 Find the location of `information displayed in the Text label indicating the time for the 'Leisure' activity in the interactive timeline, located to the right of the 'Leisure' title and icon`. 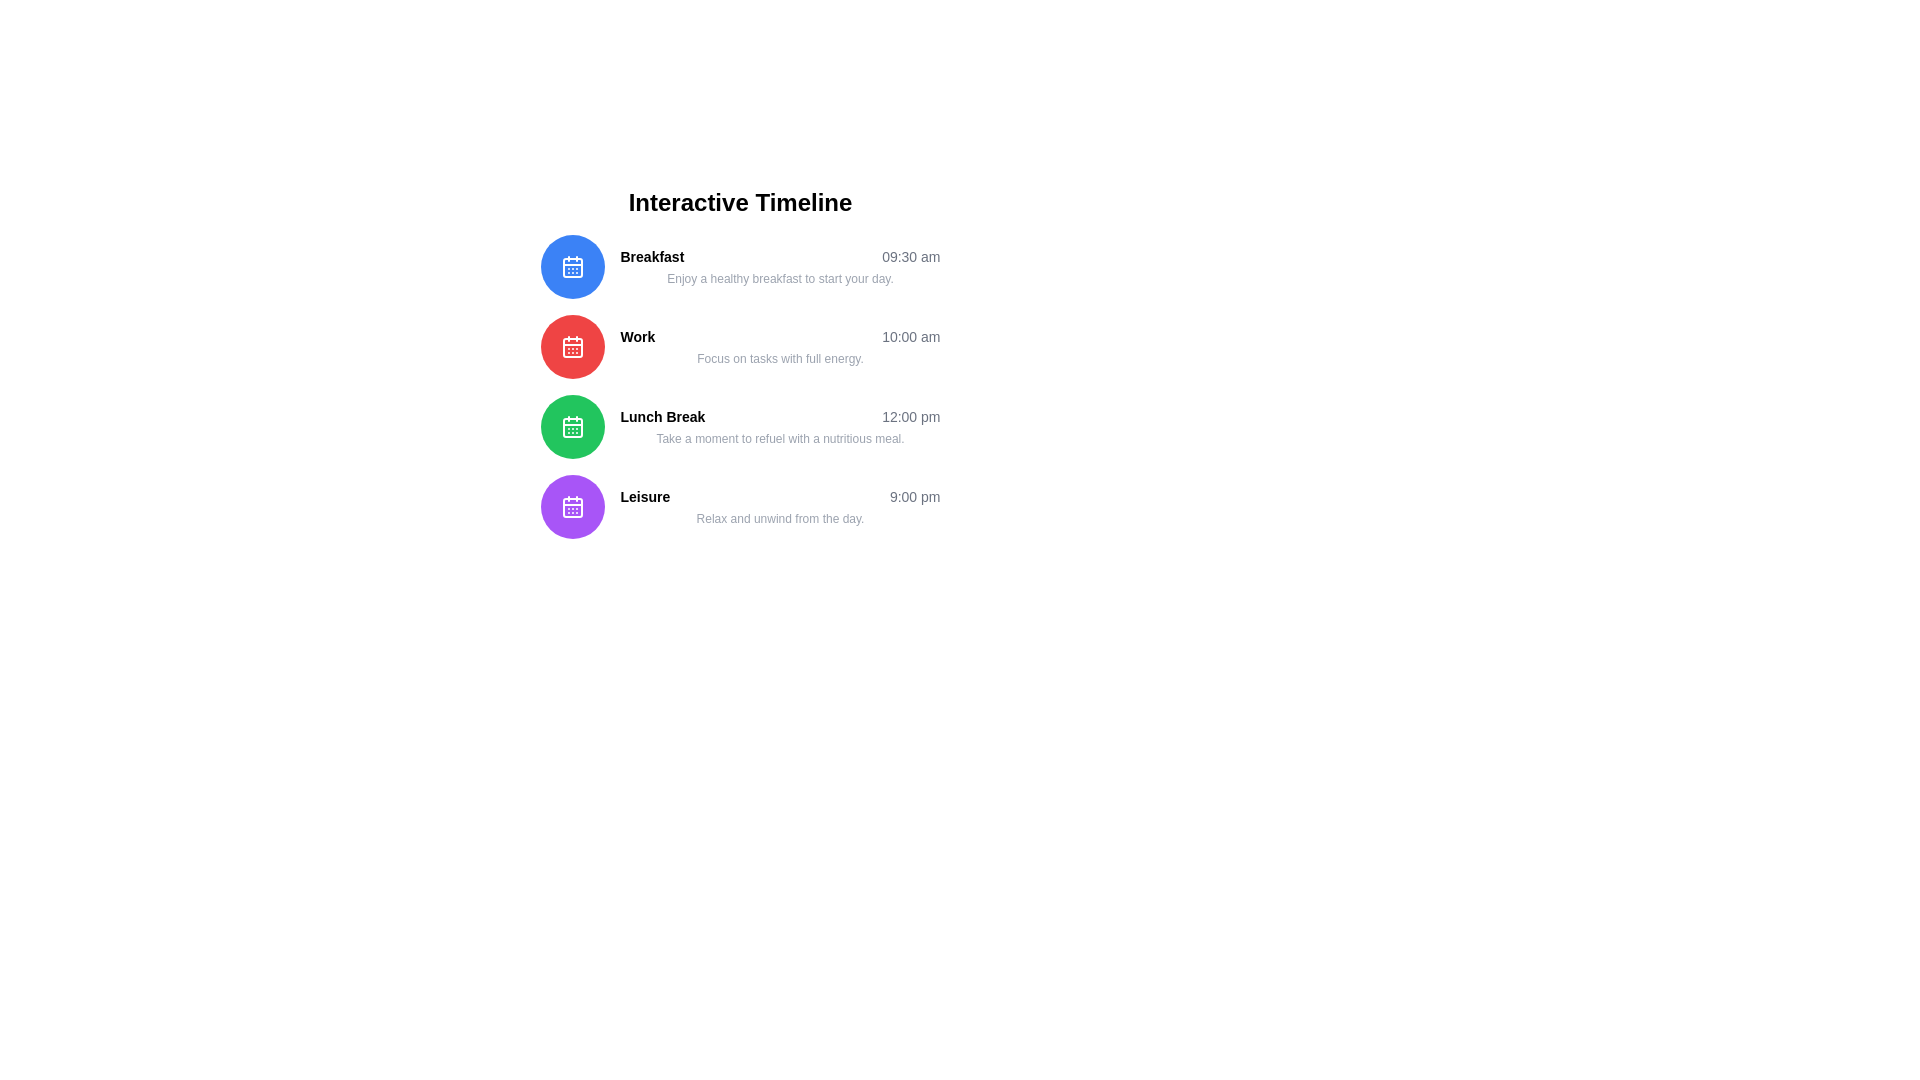

information displayed in the Text label indicating the time for the 'Leisure' activity in the interactive timeline, located to the right of the 'Leisure' title and icon is located at coordinates (914, 496).